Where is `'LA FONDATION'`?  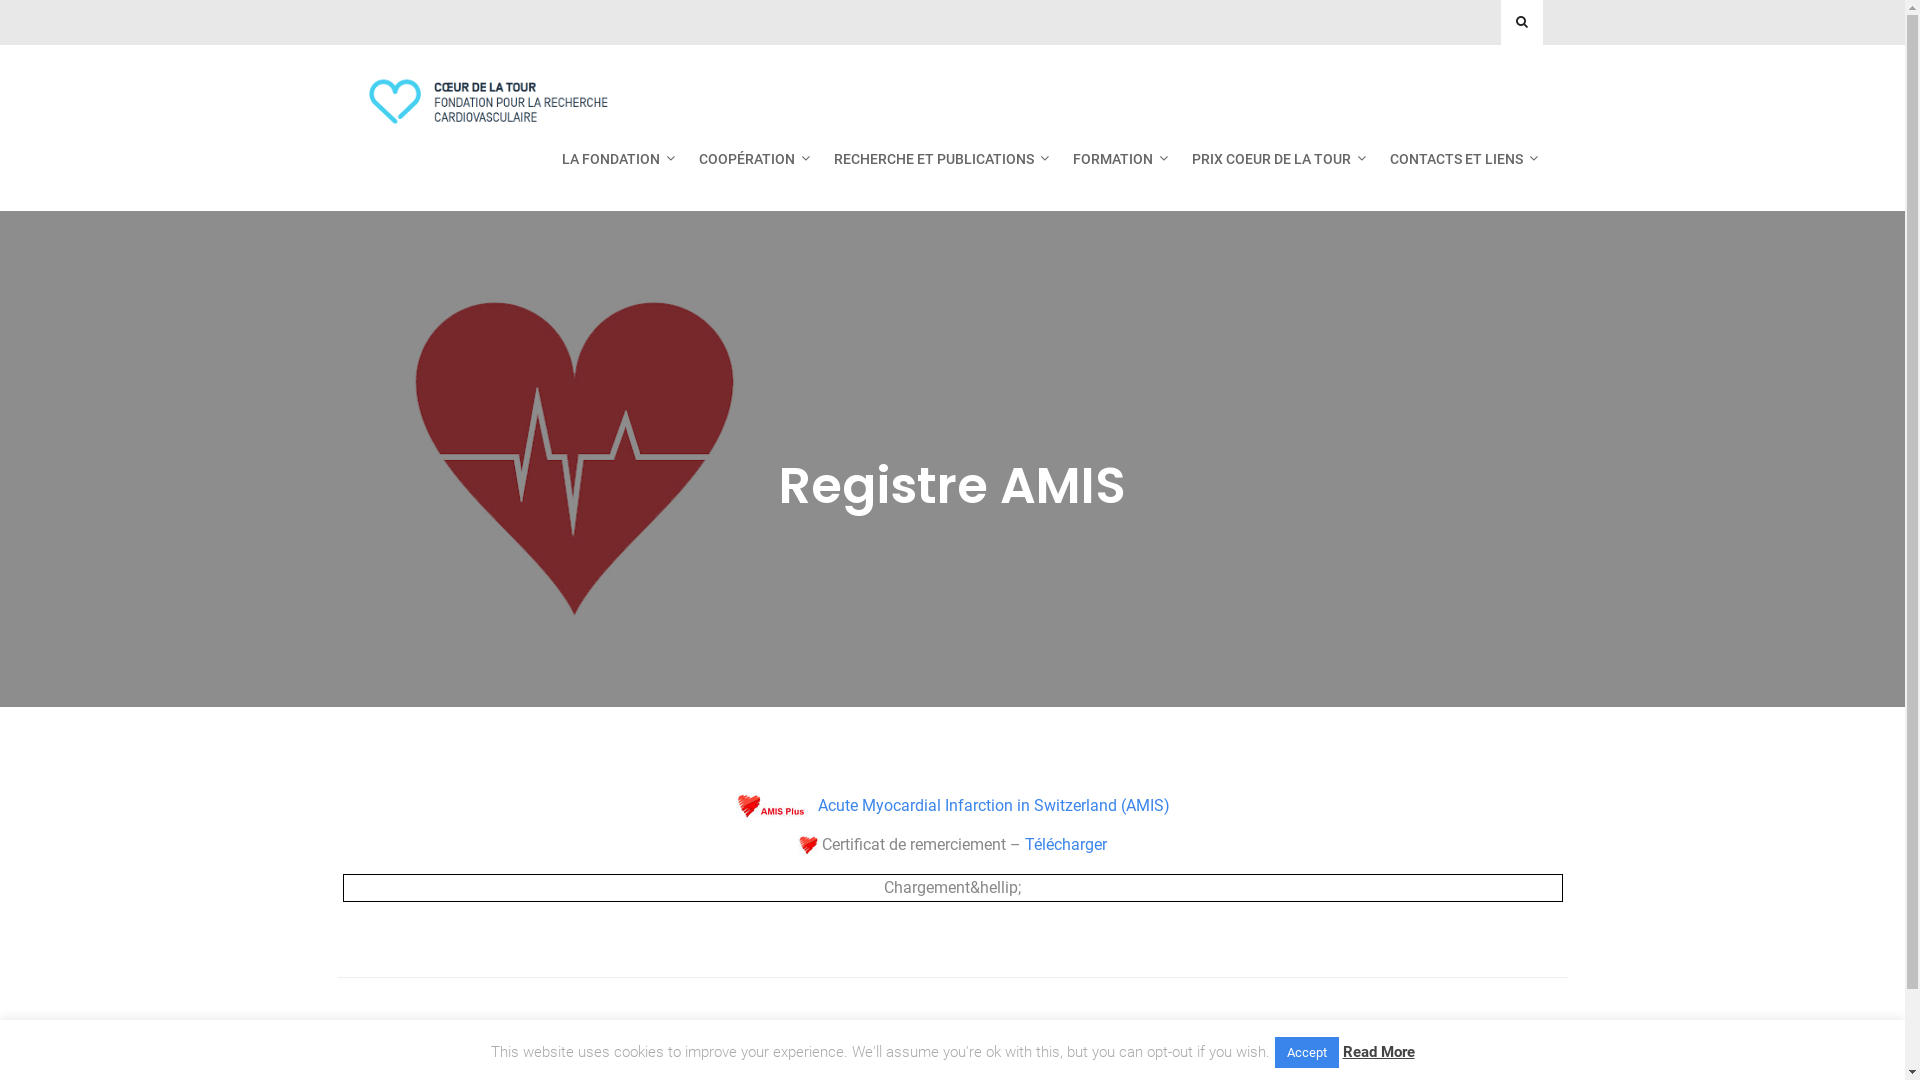 'LA FONDATION' is located at coordinates (611, 158).